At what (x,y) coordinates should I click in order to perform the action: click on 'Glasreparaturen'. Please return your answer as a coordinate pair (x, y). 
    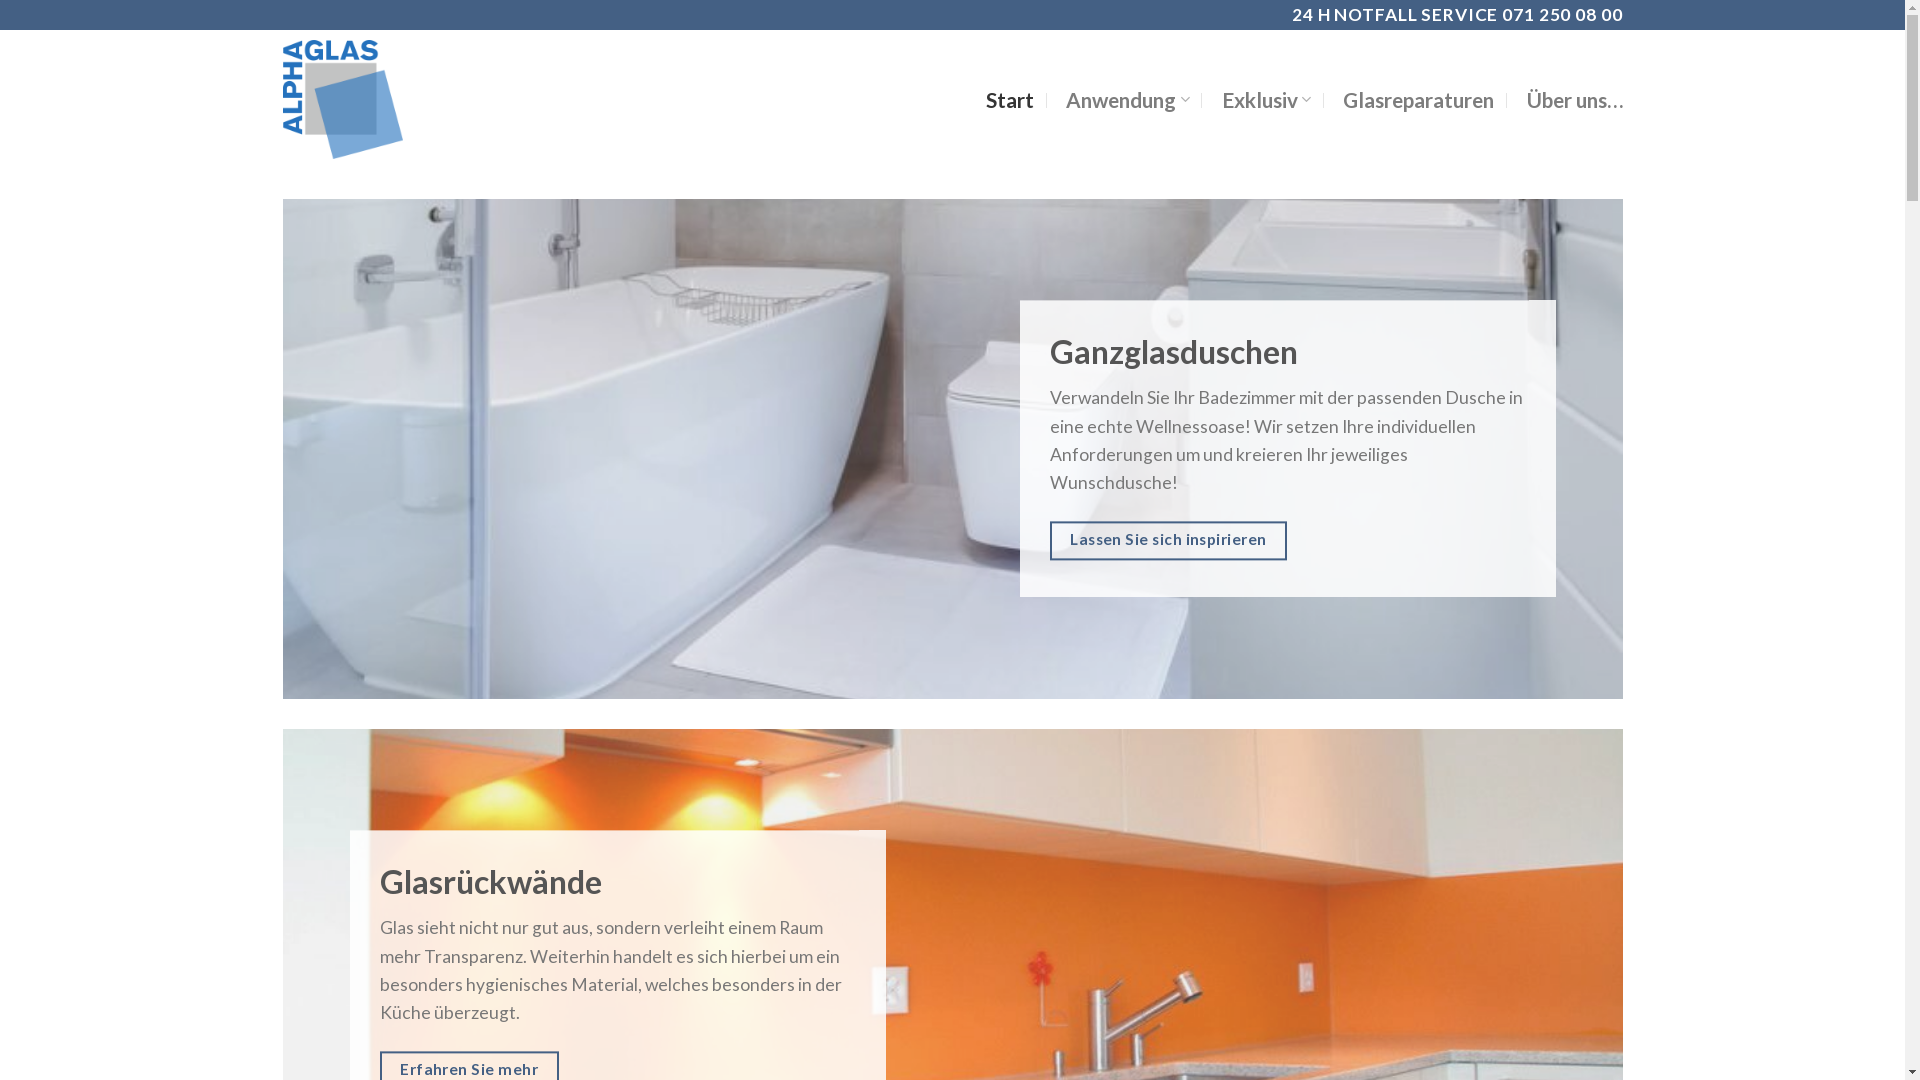
    Looking at the image, I should click on (1417, 100).